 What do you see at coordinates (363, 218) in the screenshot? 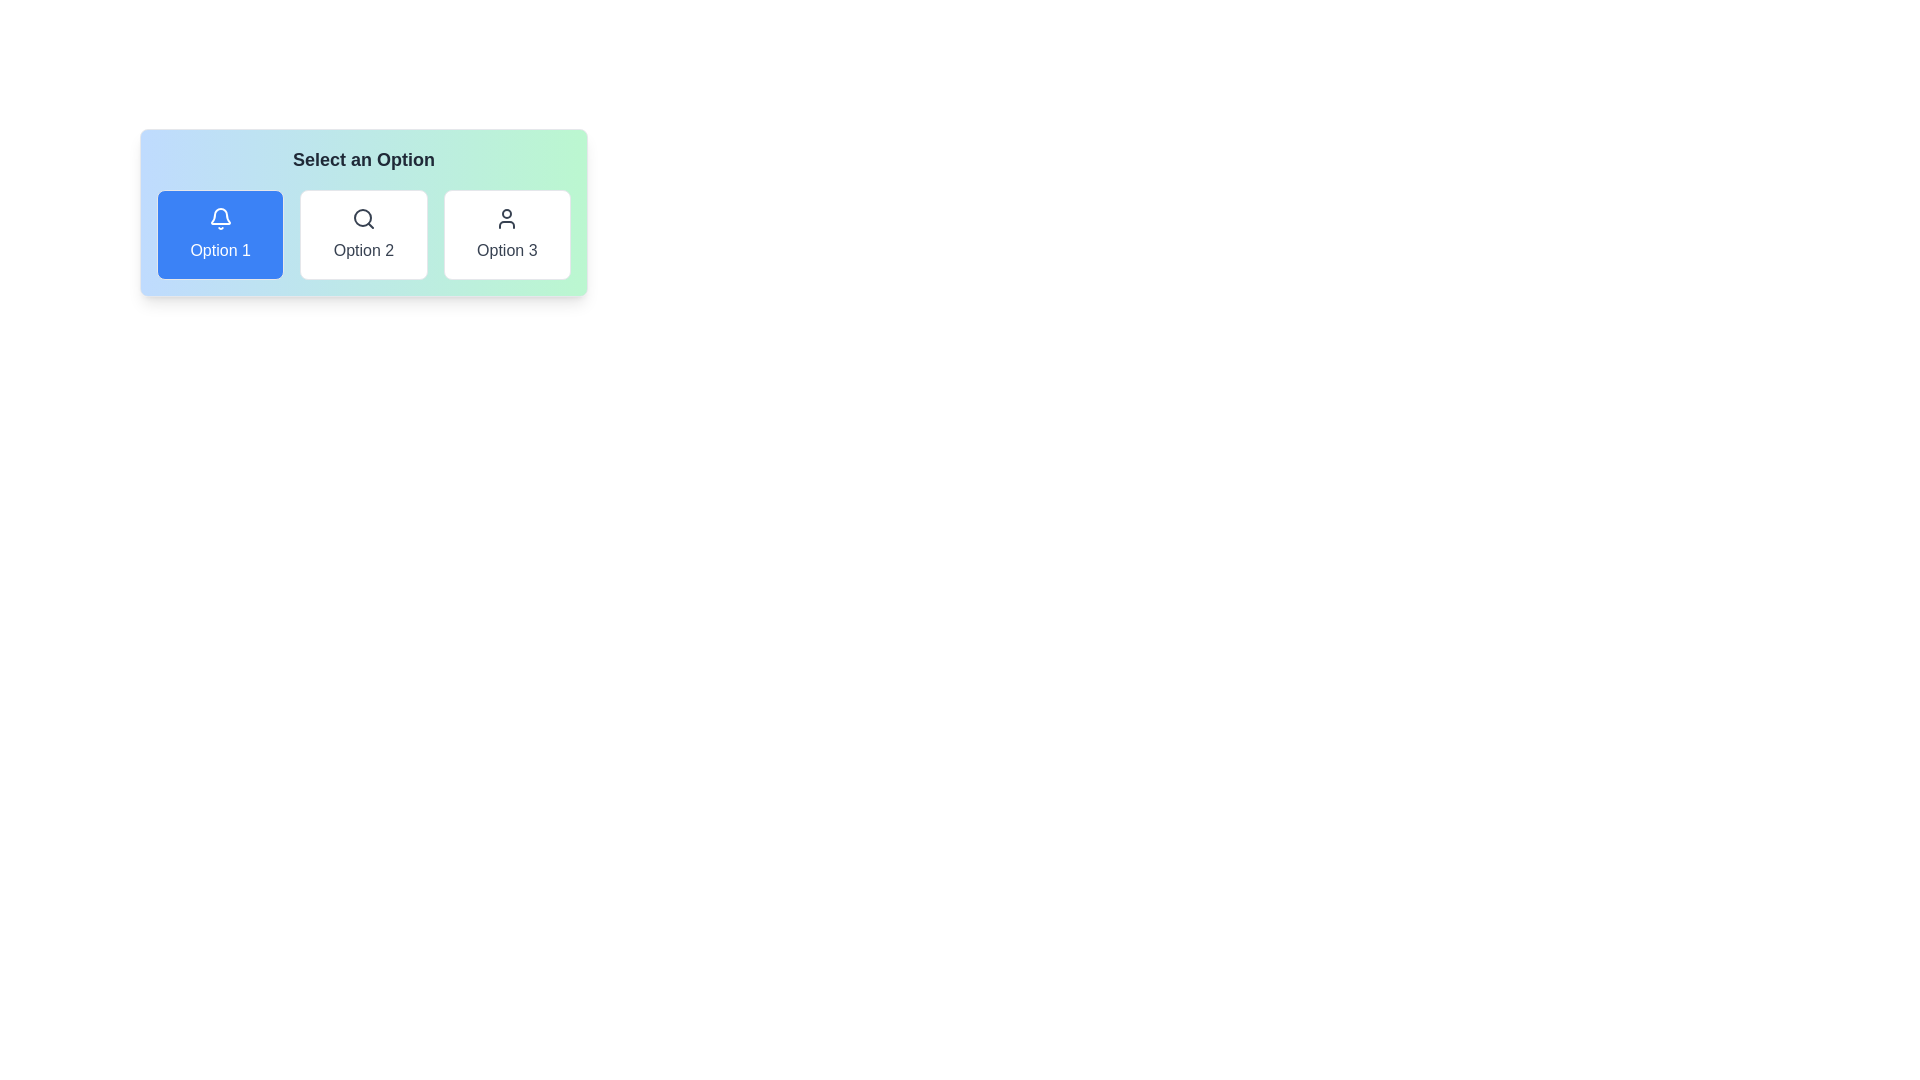
I see `the SVG Circle located in the center of the magnifying glass icon, which is the second option in the 'Select an Option' menu positioned in the upper-central region of the interface` at bounding box center [363, 218].